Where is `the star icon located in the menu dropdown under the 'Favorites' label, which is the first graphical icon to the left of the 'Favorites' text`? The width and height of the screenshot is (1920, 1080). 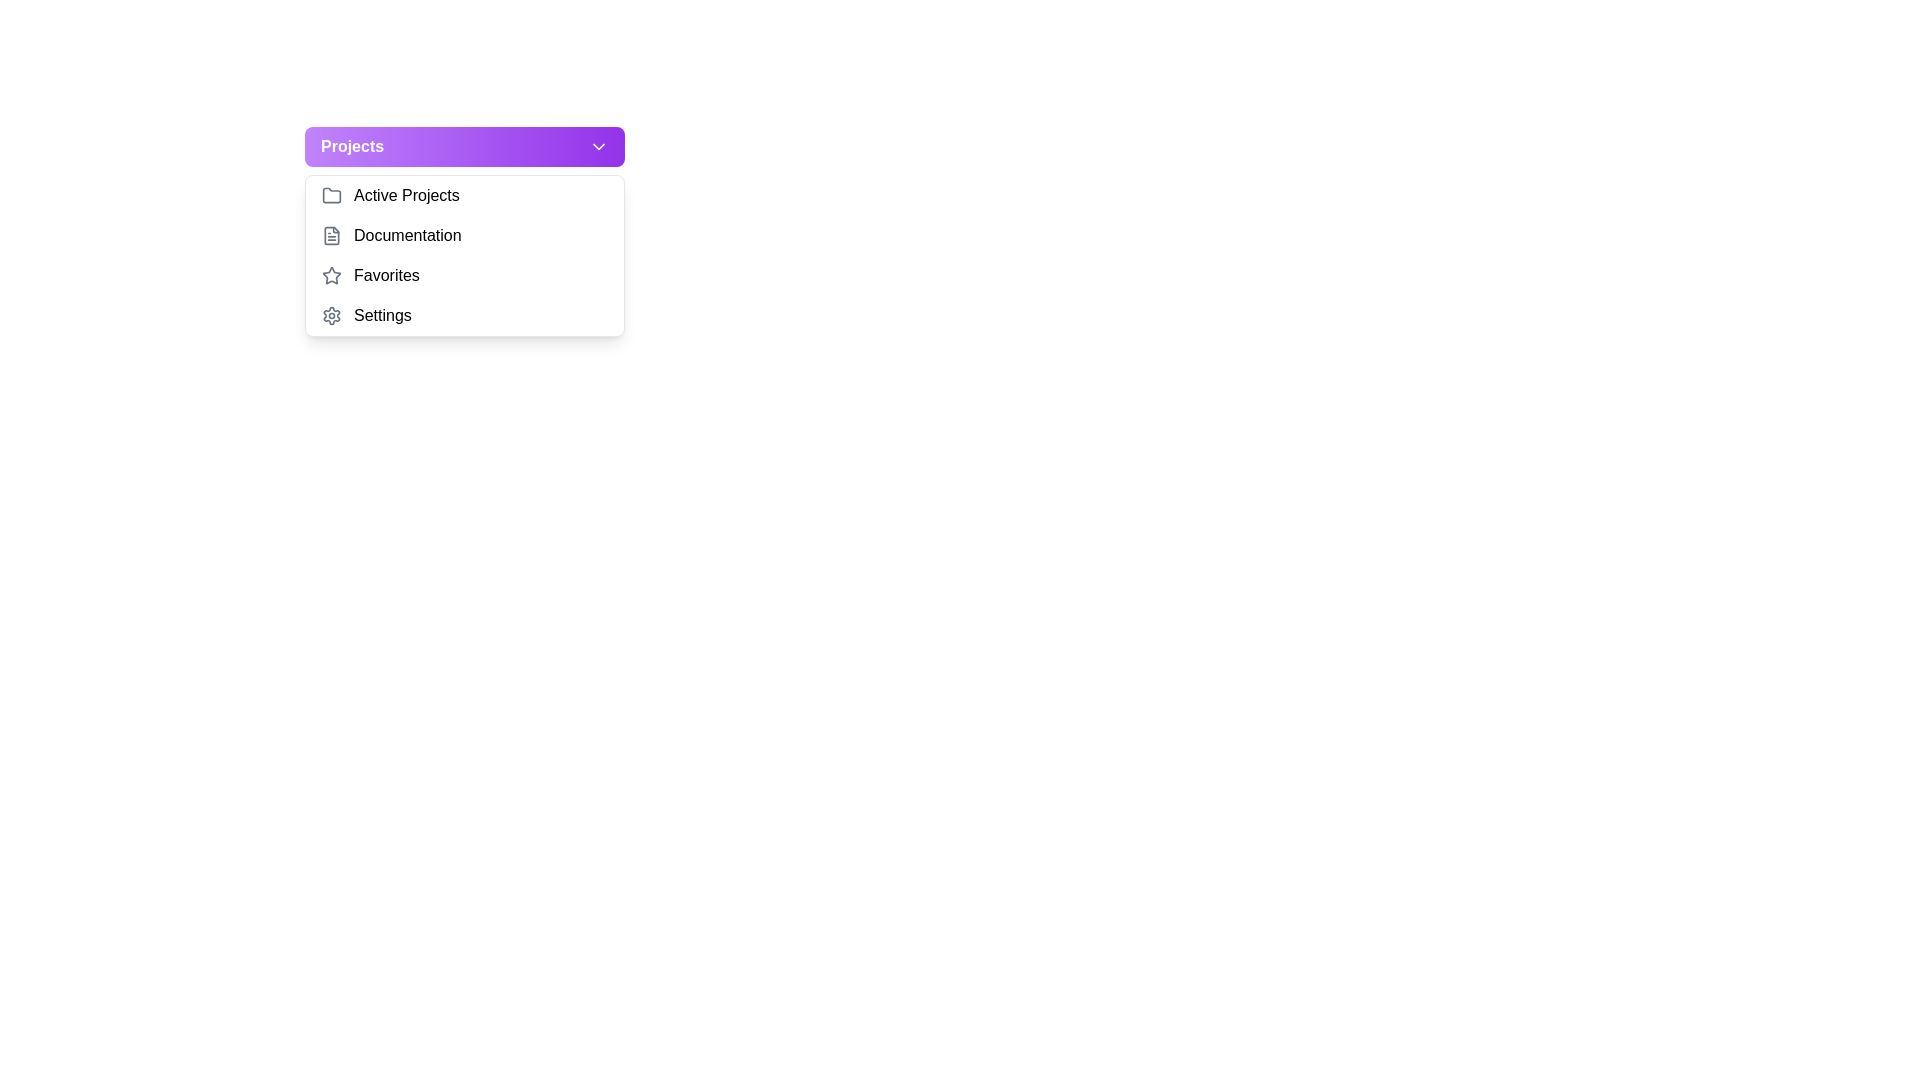
the star icon located in the menu dropdown under the 'Favorites' label, which is the first graphical icon to the left of the 'Favorites' text is located at coordinates (331, 275).